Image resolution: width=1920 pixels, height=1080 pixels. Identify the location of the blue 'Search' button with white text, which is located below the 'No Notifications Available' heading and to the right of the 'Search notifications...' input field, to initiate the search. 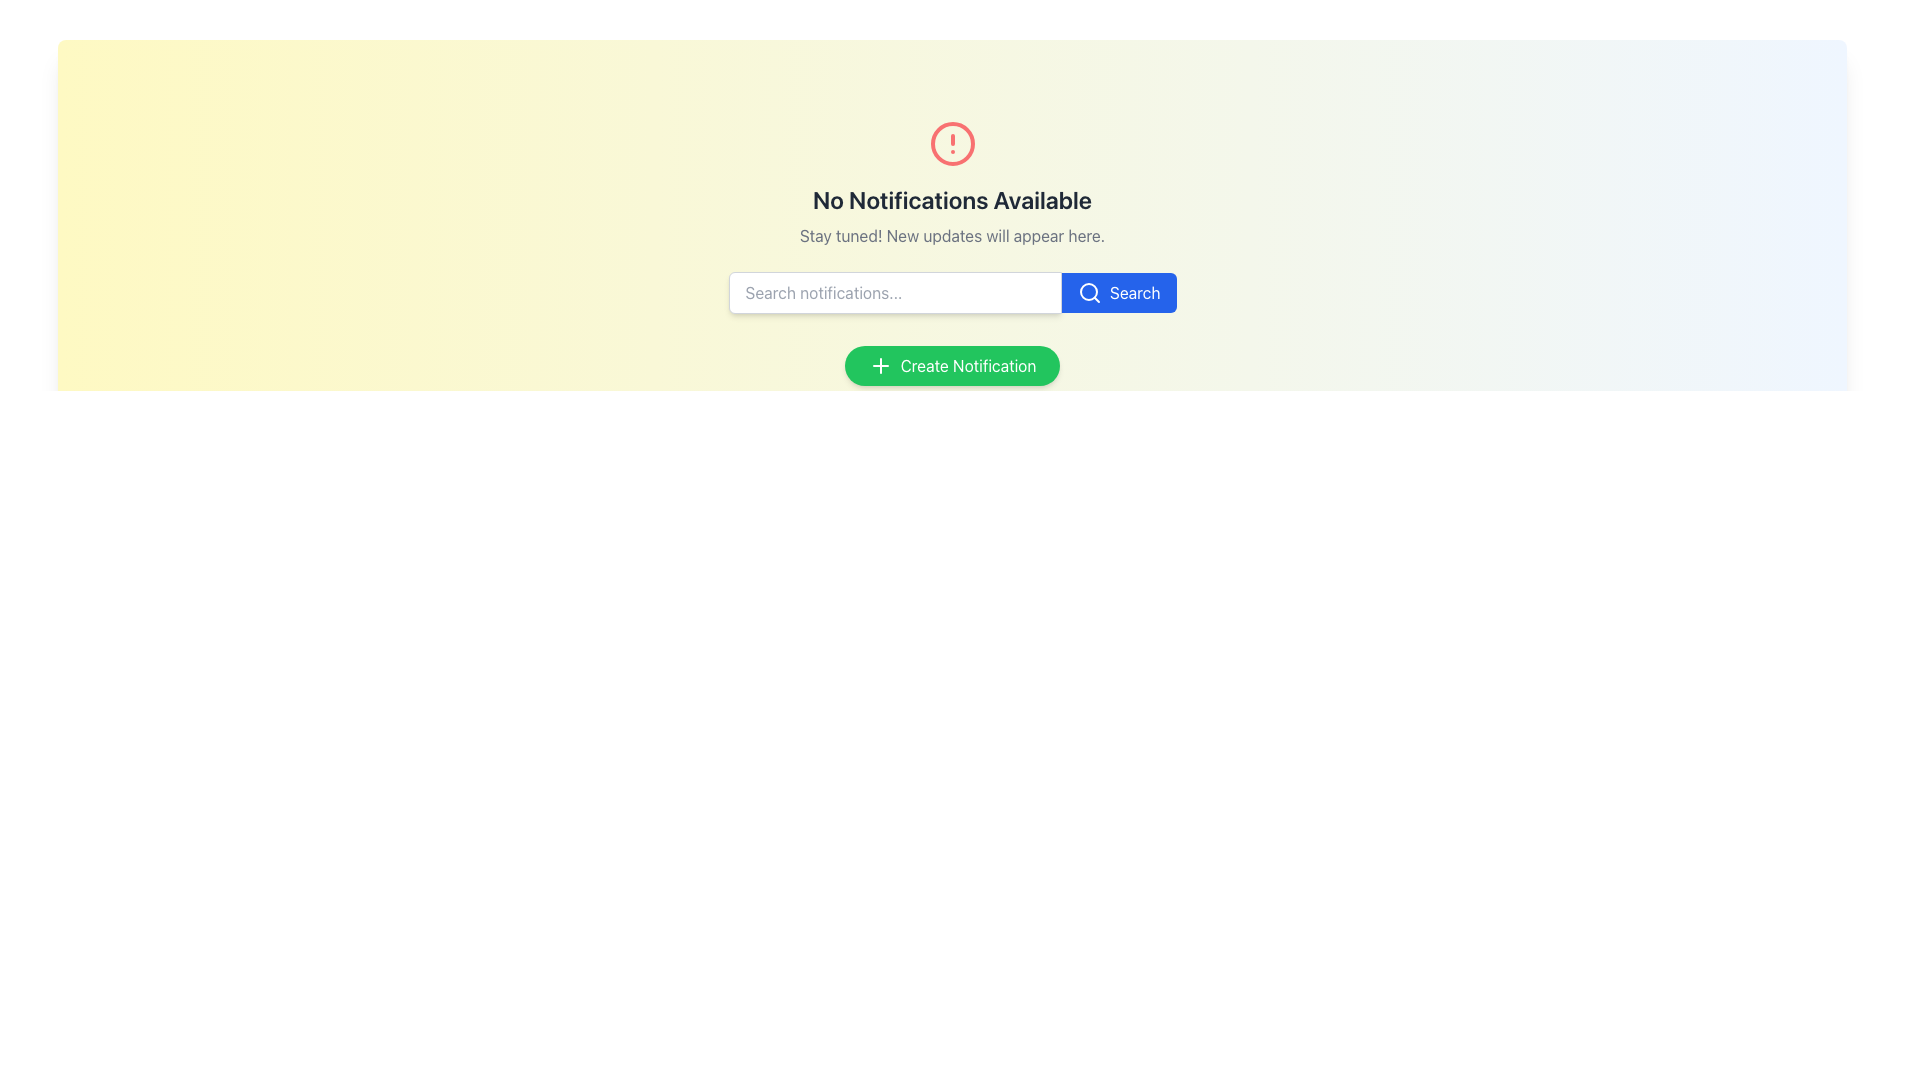
(1117, 293).